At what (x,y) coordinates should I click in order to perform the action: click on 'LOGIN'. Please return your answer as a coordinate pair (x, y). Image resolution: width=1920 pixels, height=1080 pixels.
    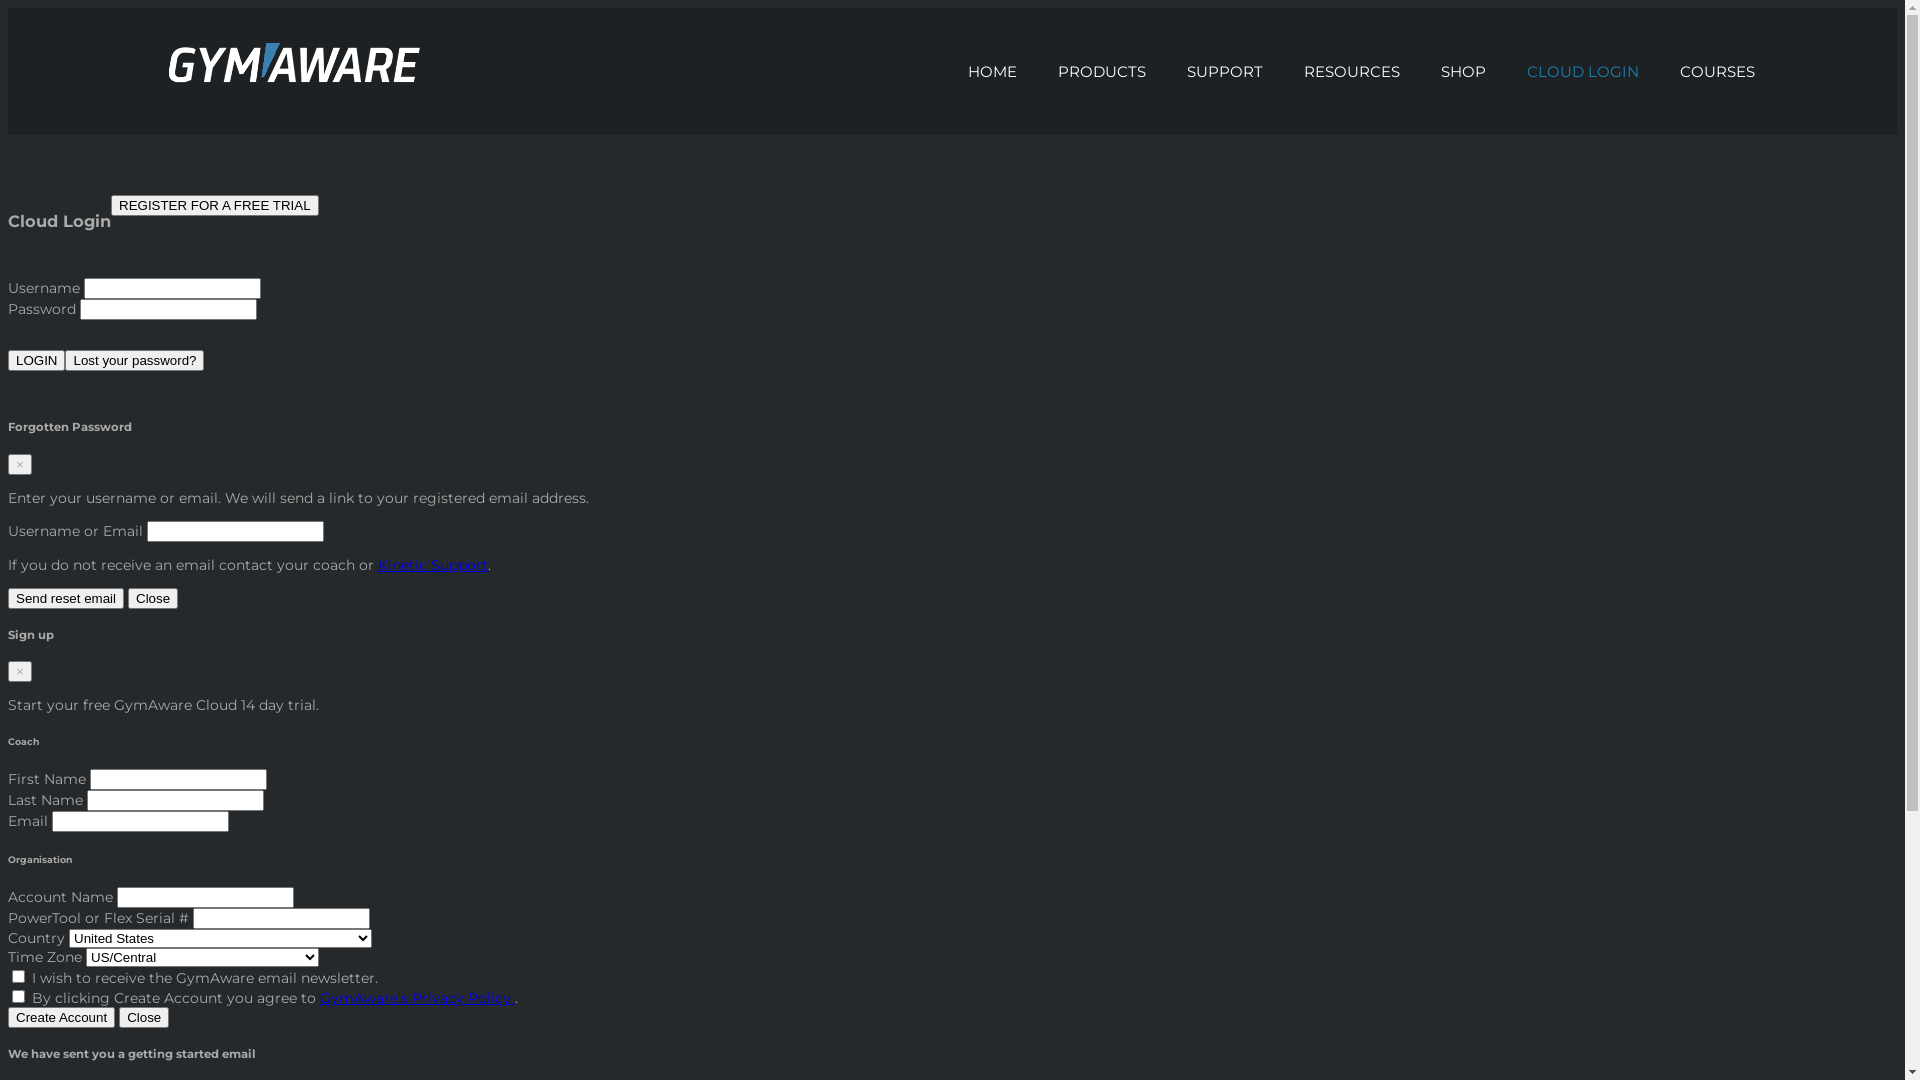
    Looking at the image, I should click on (36, 360).